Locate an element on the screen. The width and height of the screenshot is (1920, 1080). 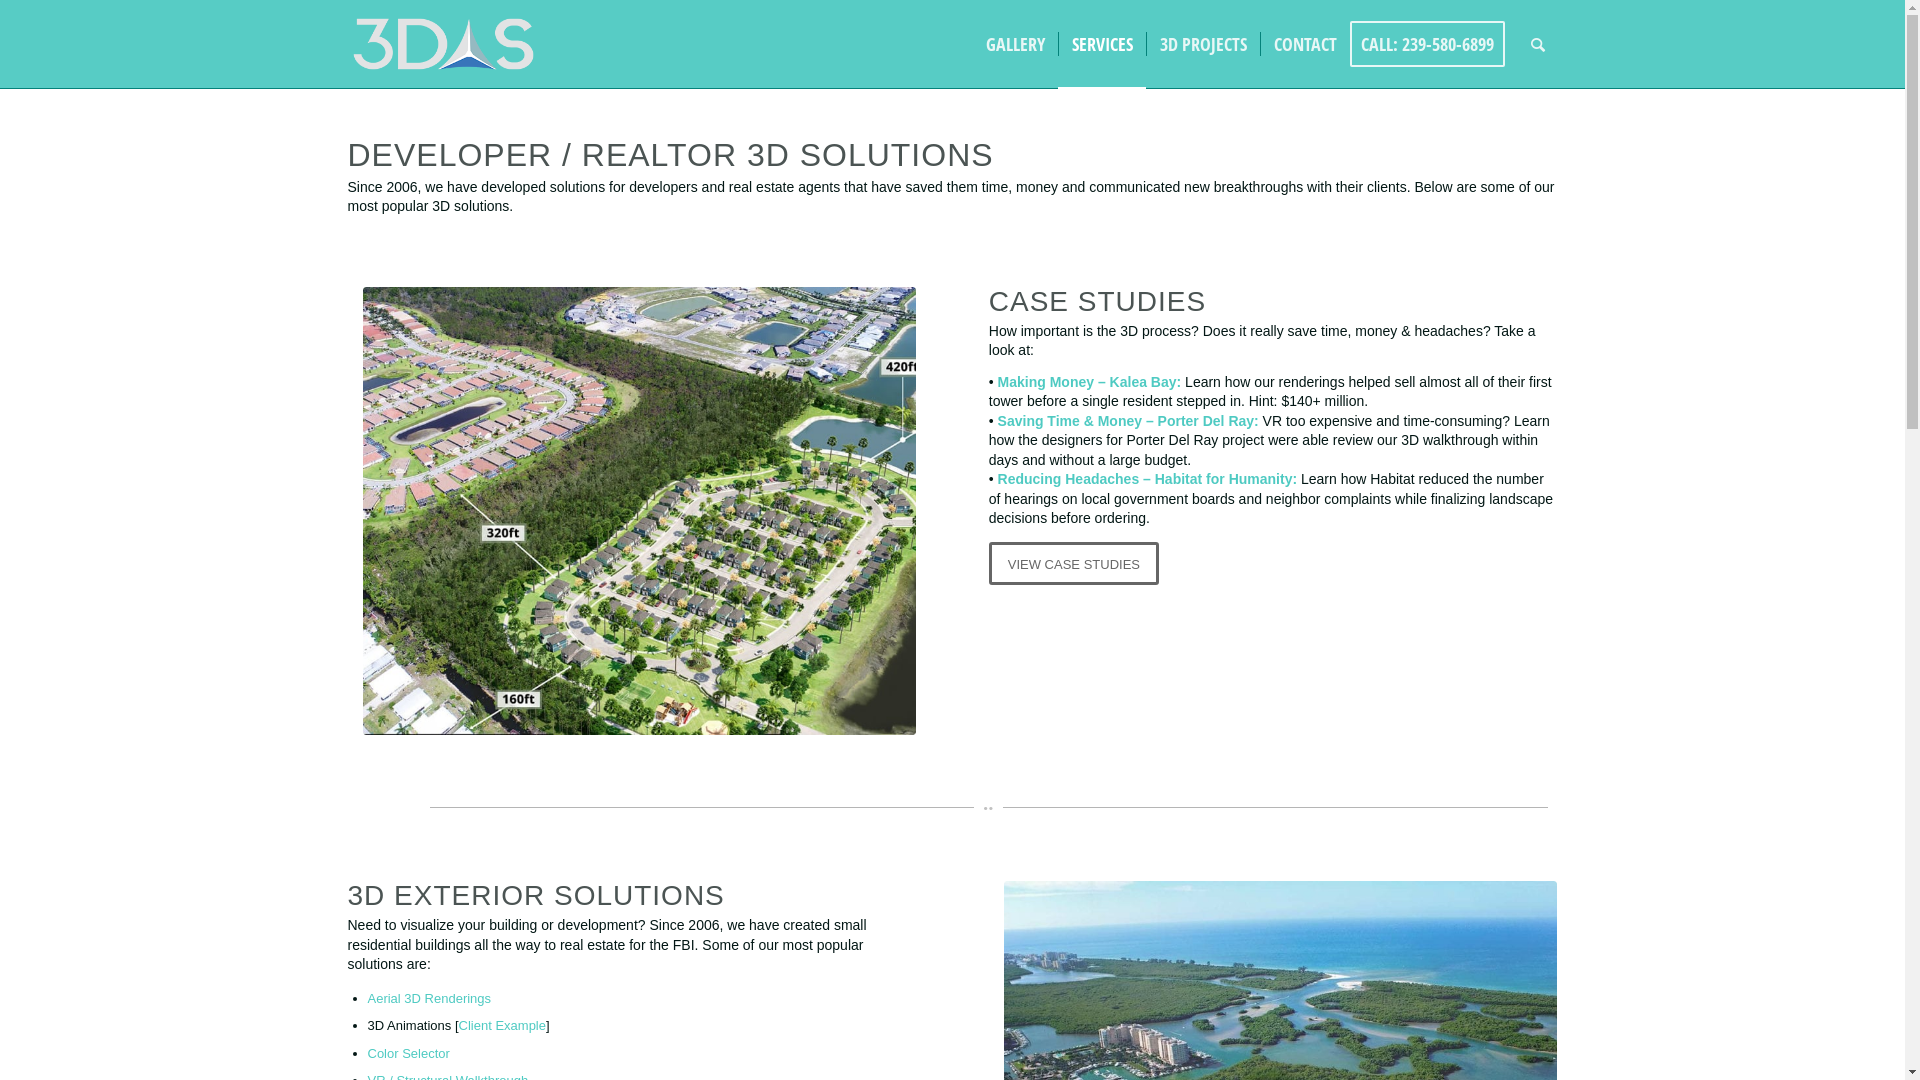
'Color Selector' is located at coordinates (407, 1052).